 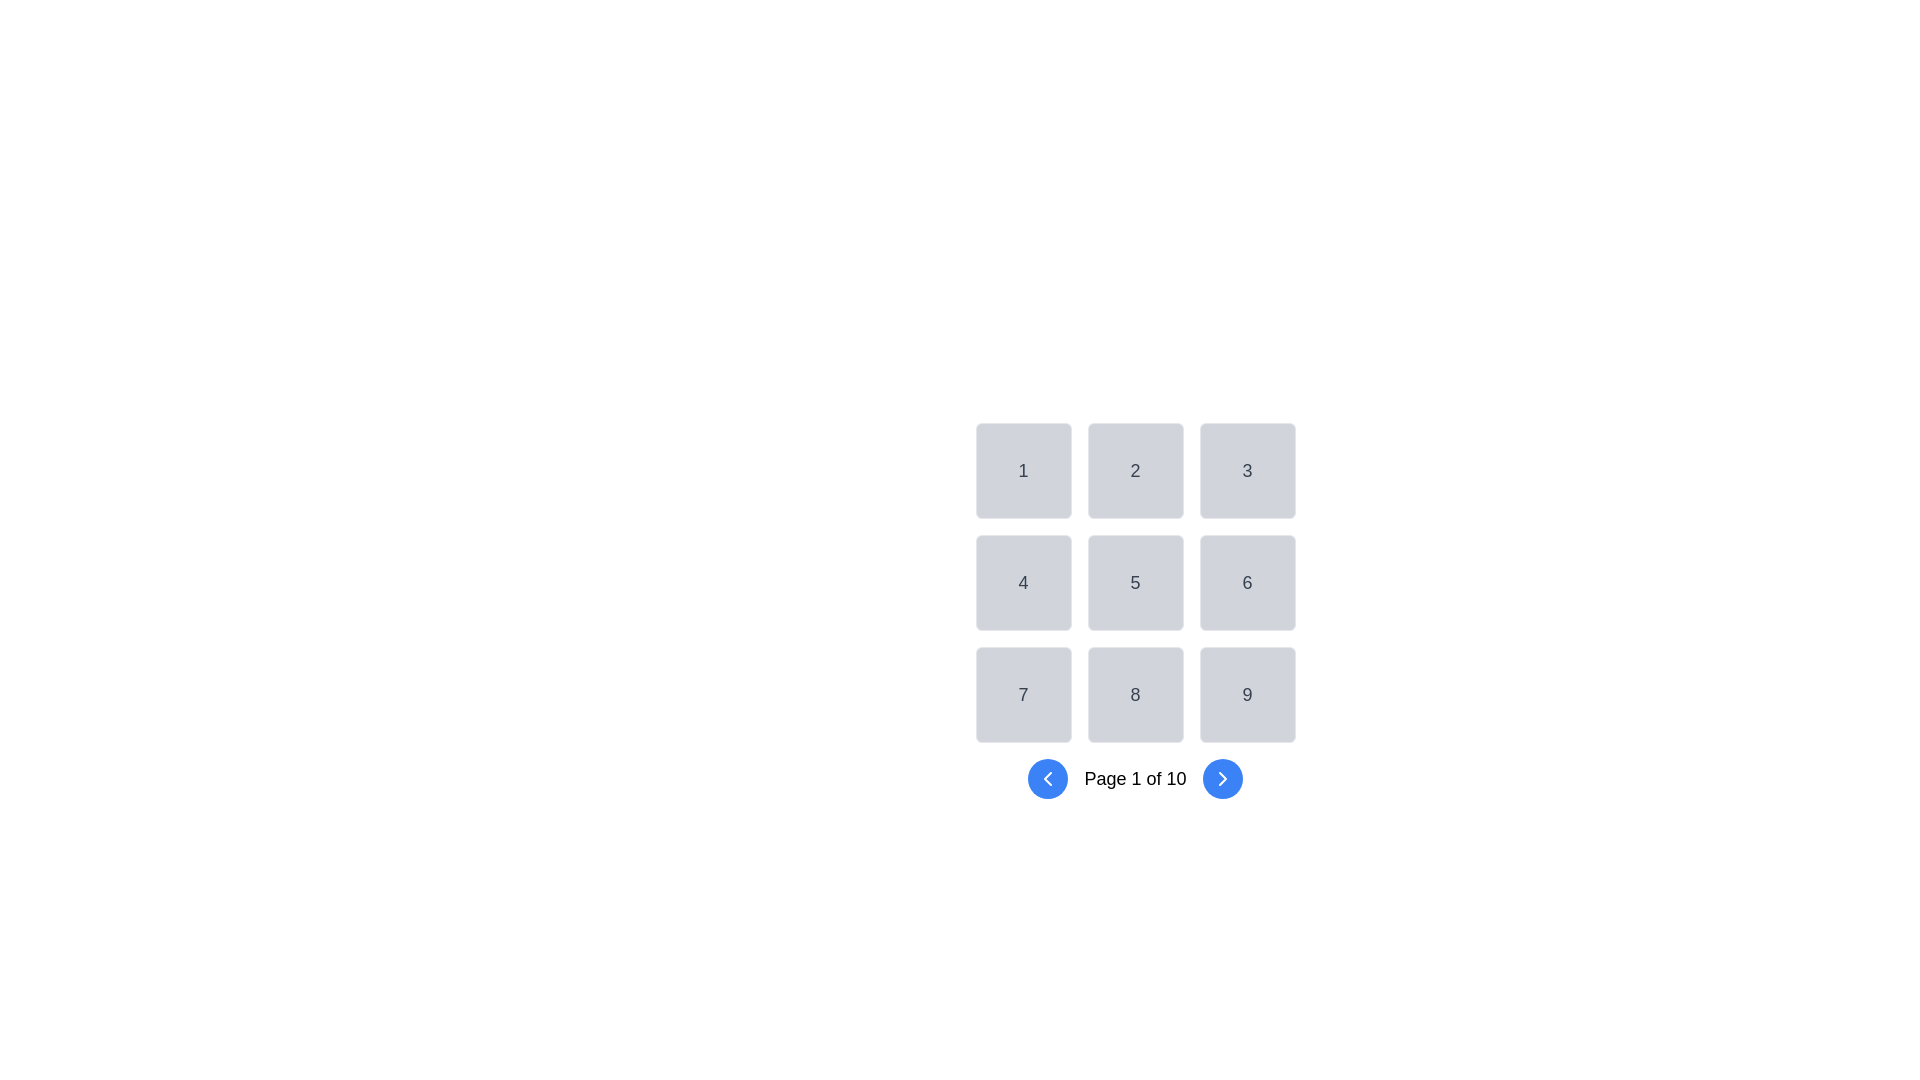 What do you see at coordinates (1047, 778) in the screenshot?
I see `the circular blue button with a white left-pointing chevron icon located to the left of 'Page 1 of 10' in the pagination control group` at bounding box center [1047, 778].